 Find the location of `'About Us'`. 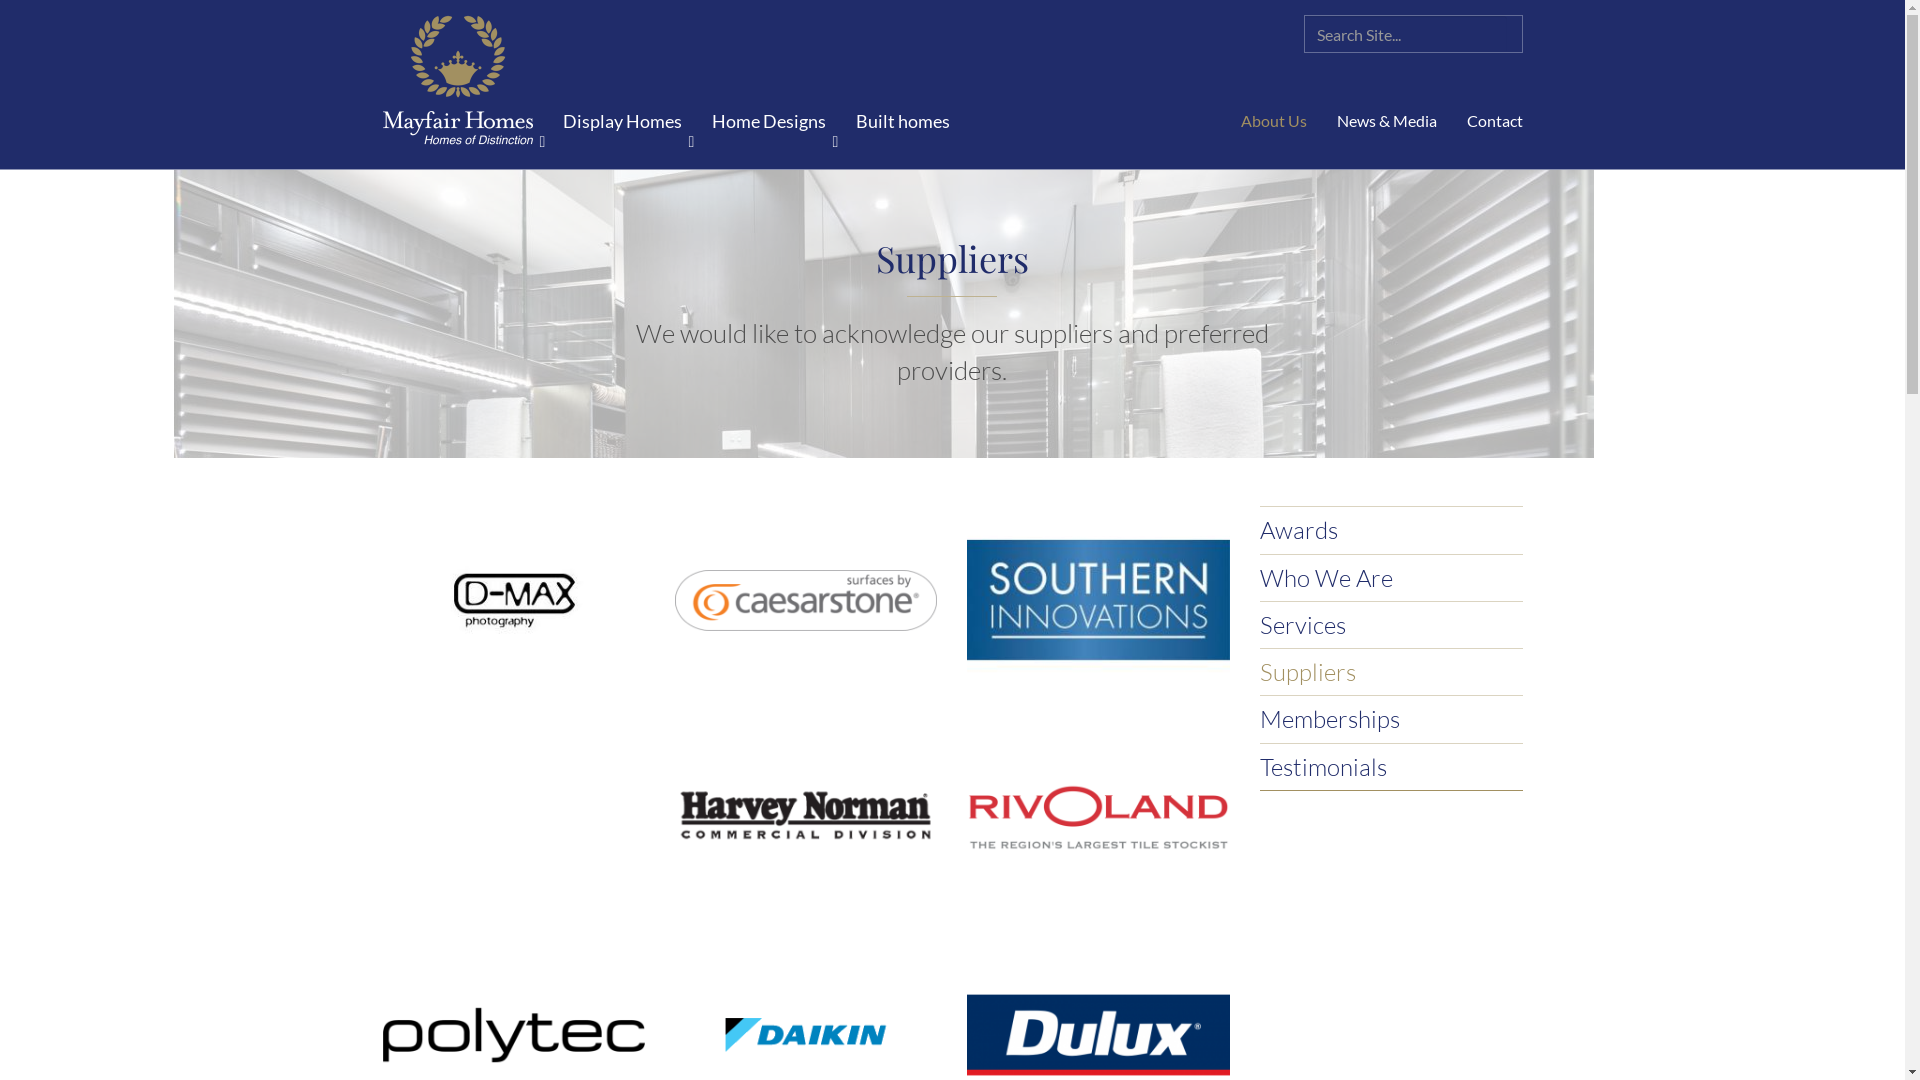

'About Us' is located at coordinates (1224, 120).